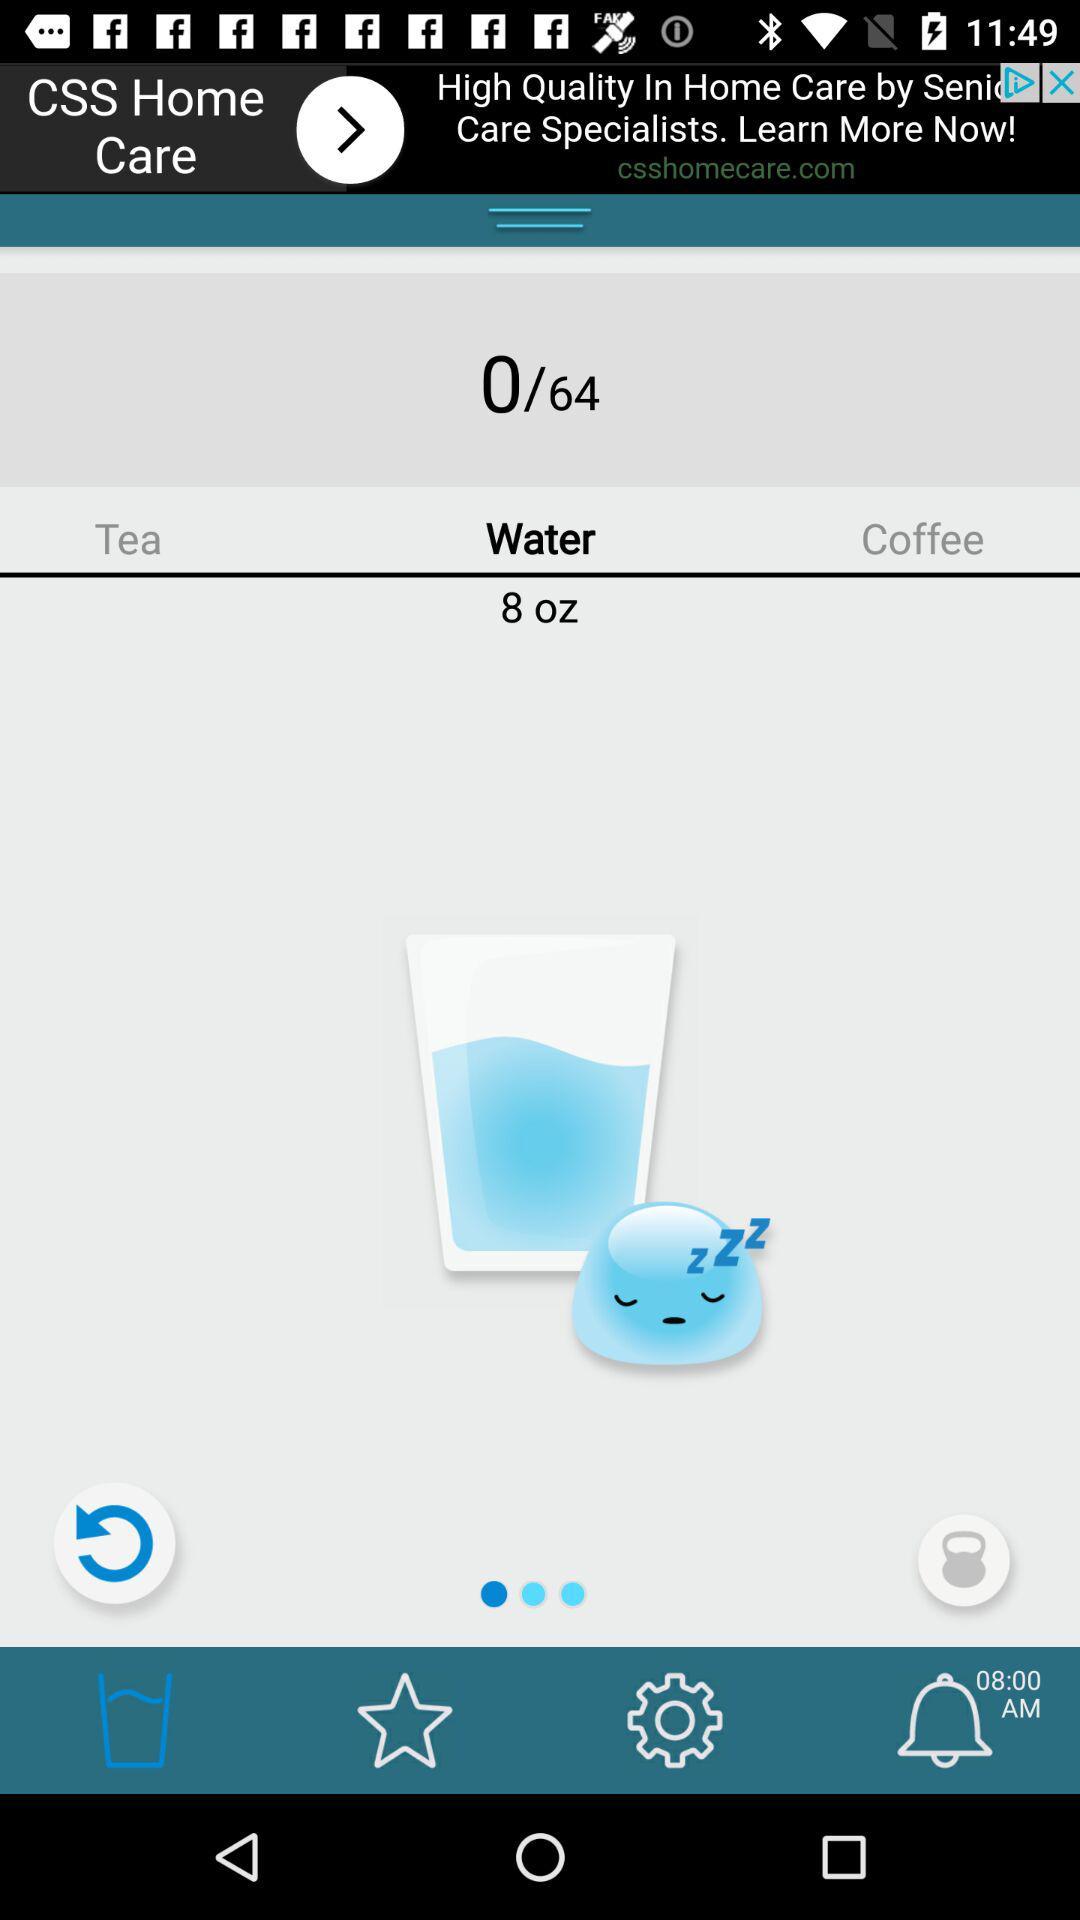  Describe the element at coordinates (123, 1551) in the screenshot. I see `refresh page` at that location.